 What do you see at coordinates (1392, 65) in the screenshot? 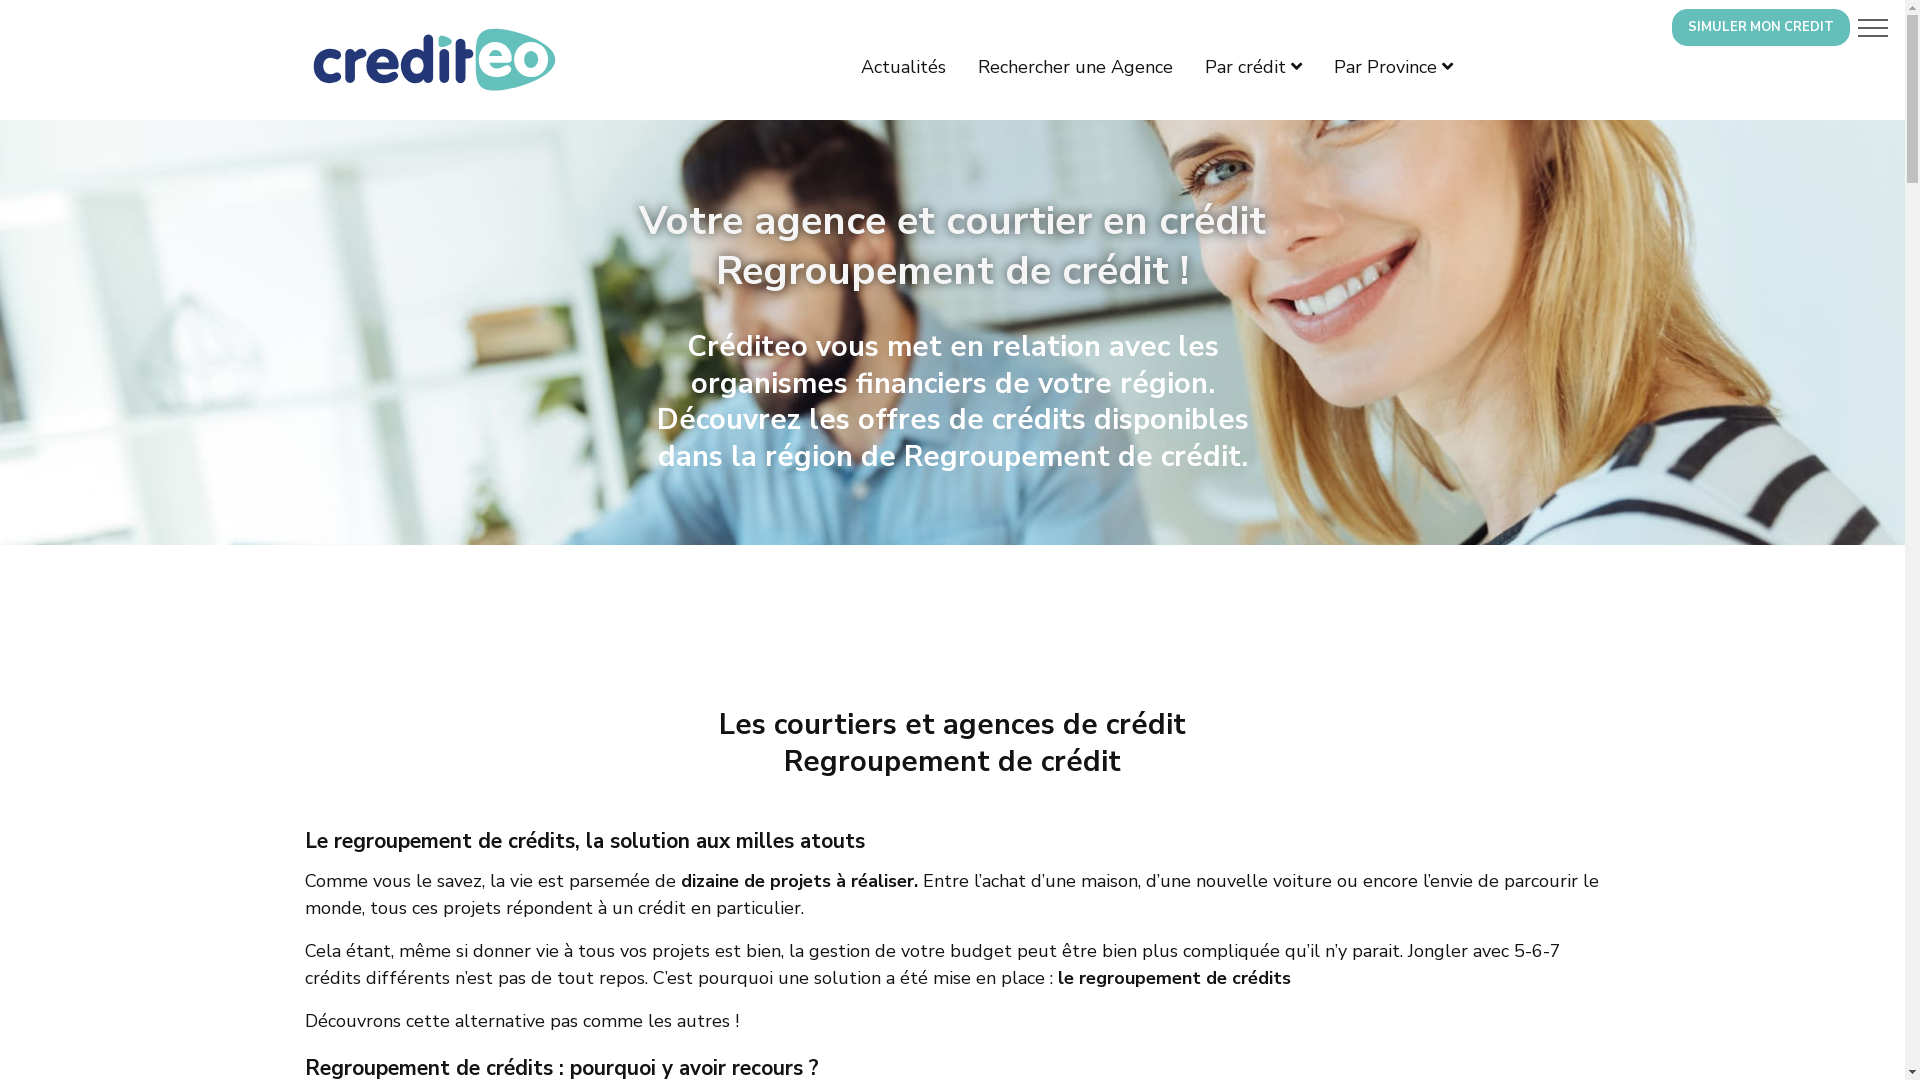
I see `'Par Province'` at bounding box center [1392, 65].